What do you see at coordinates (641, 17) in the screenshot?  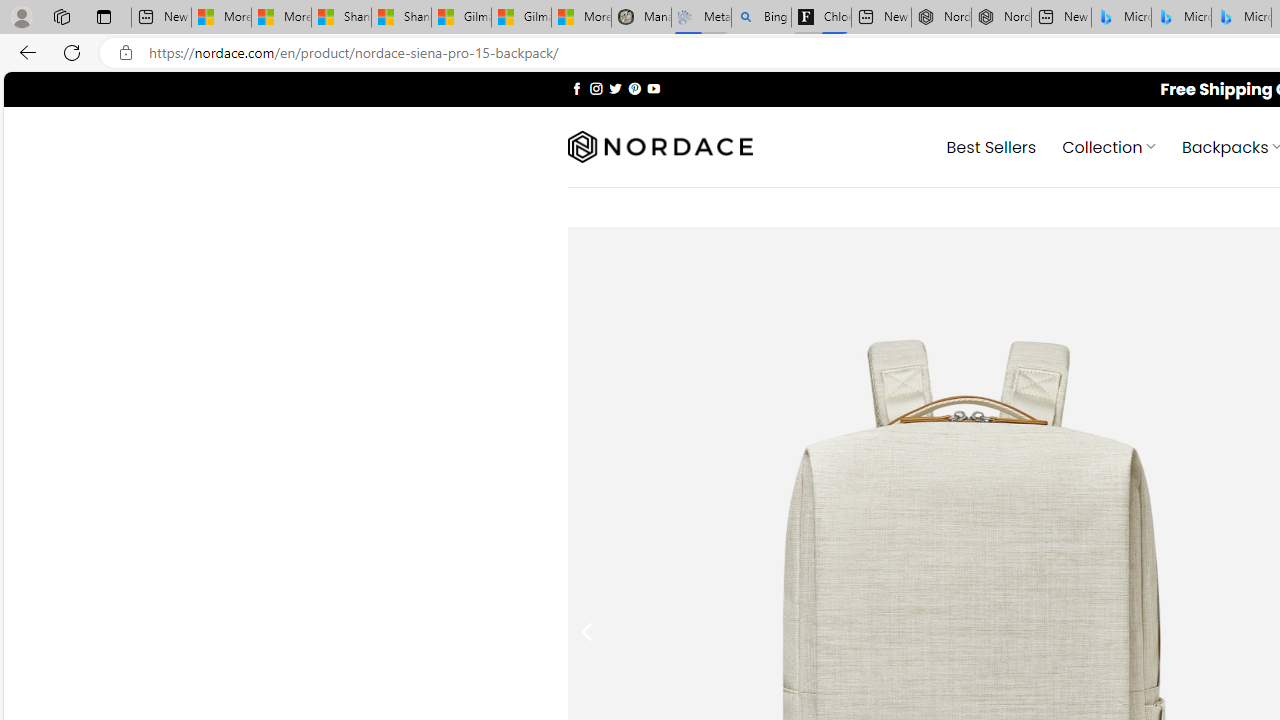 I see `'Manatee Mortality Statistics | FWC'` at bounding box center [641, 17].